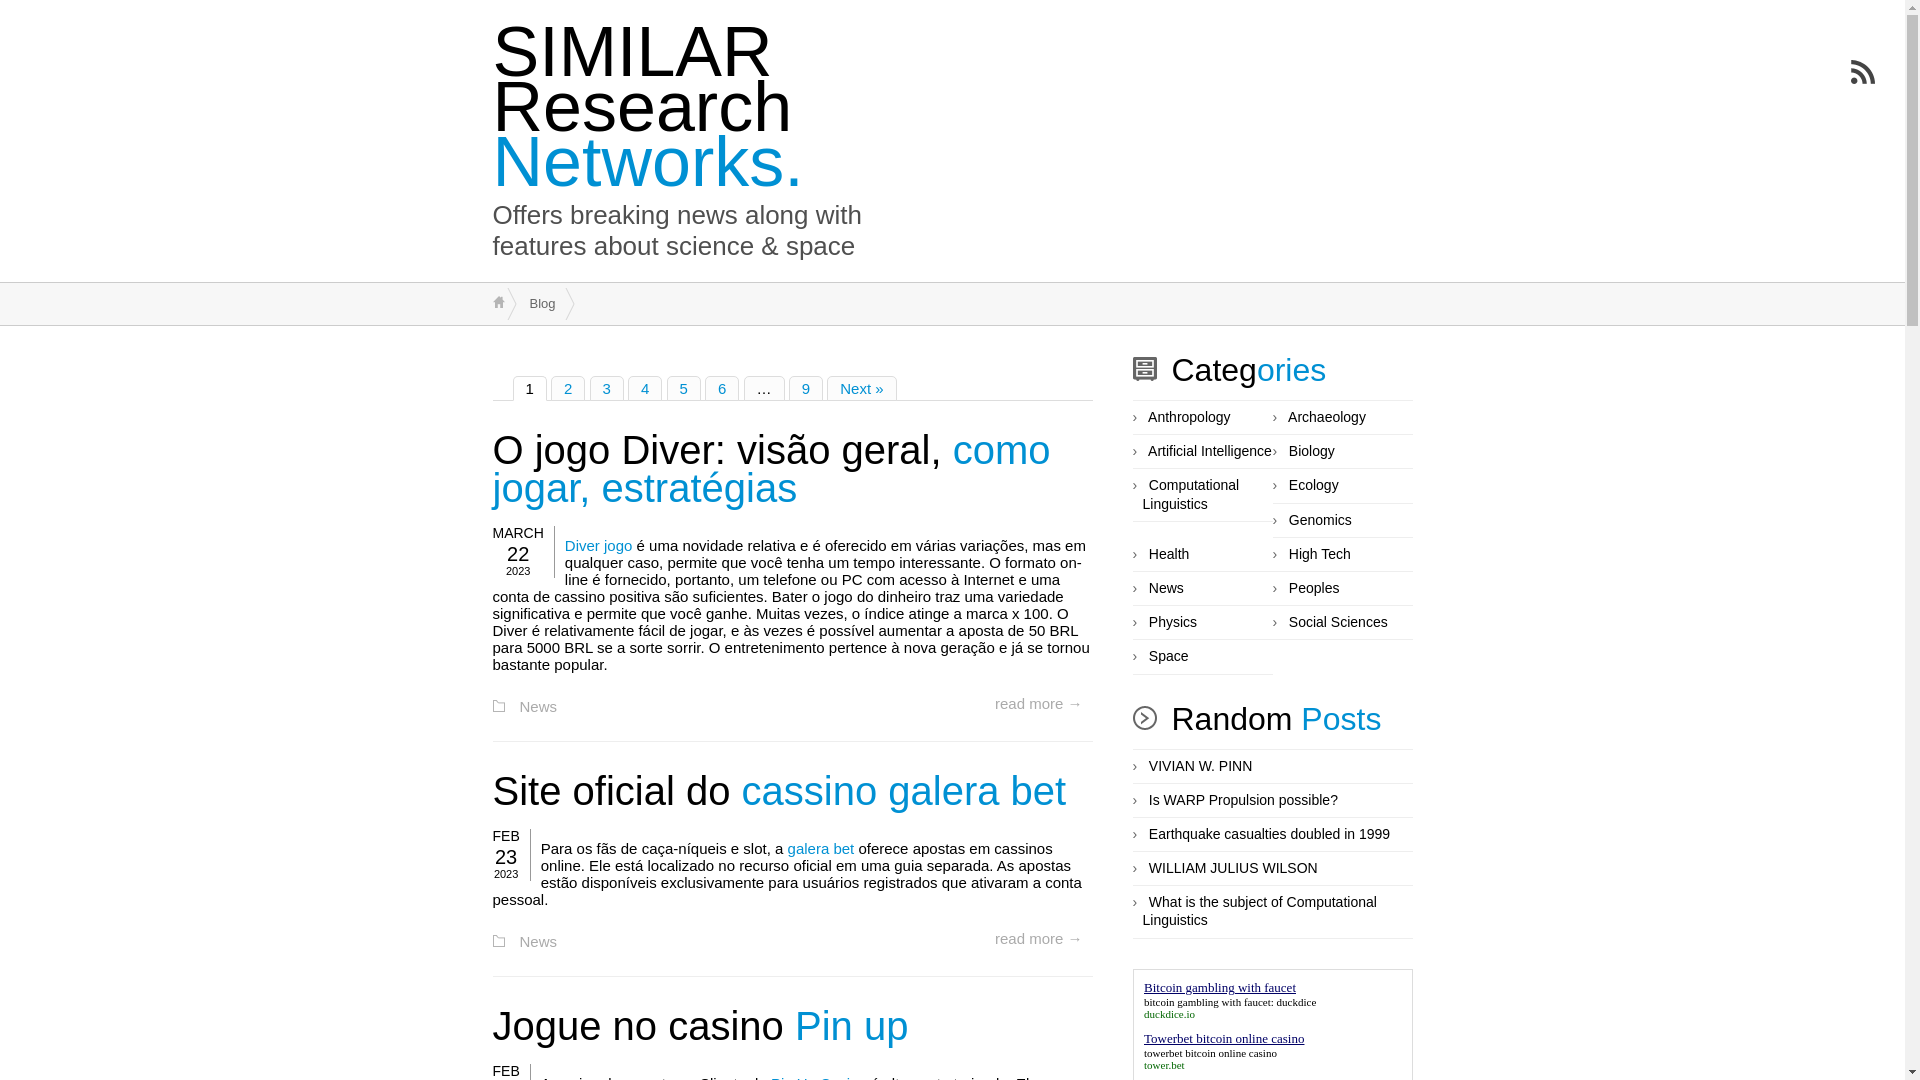 Image resolution: width=1920 pixels, height=1080 pixels. I want to click on 'Earthquake casualties doubled in 1999', so click(1268, 834).